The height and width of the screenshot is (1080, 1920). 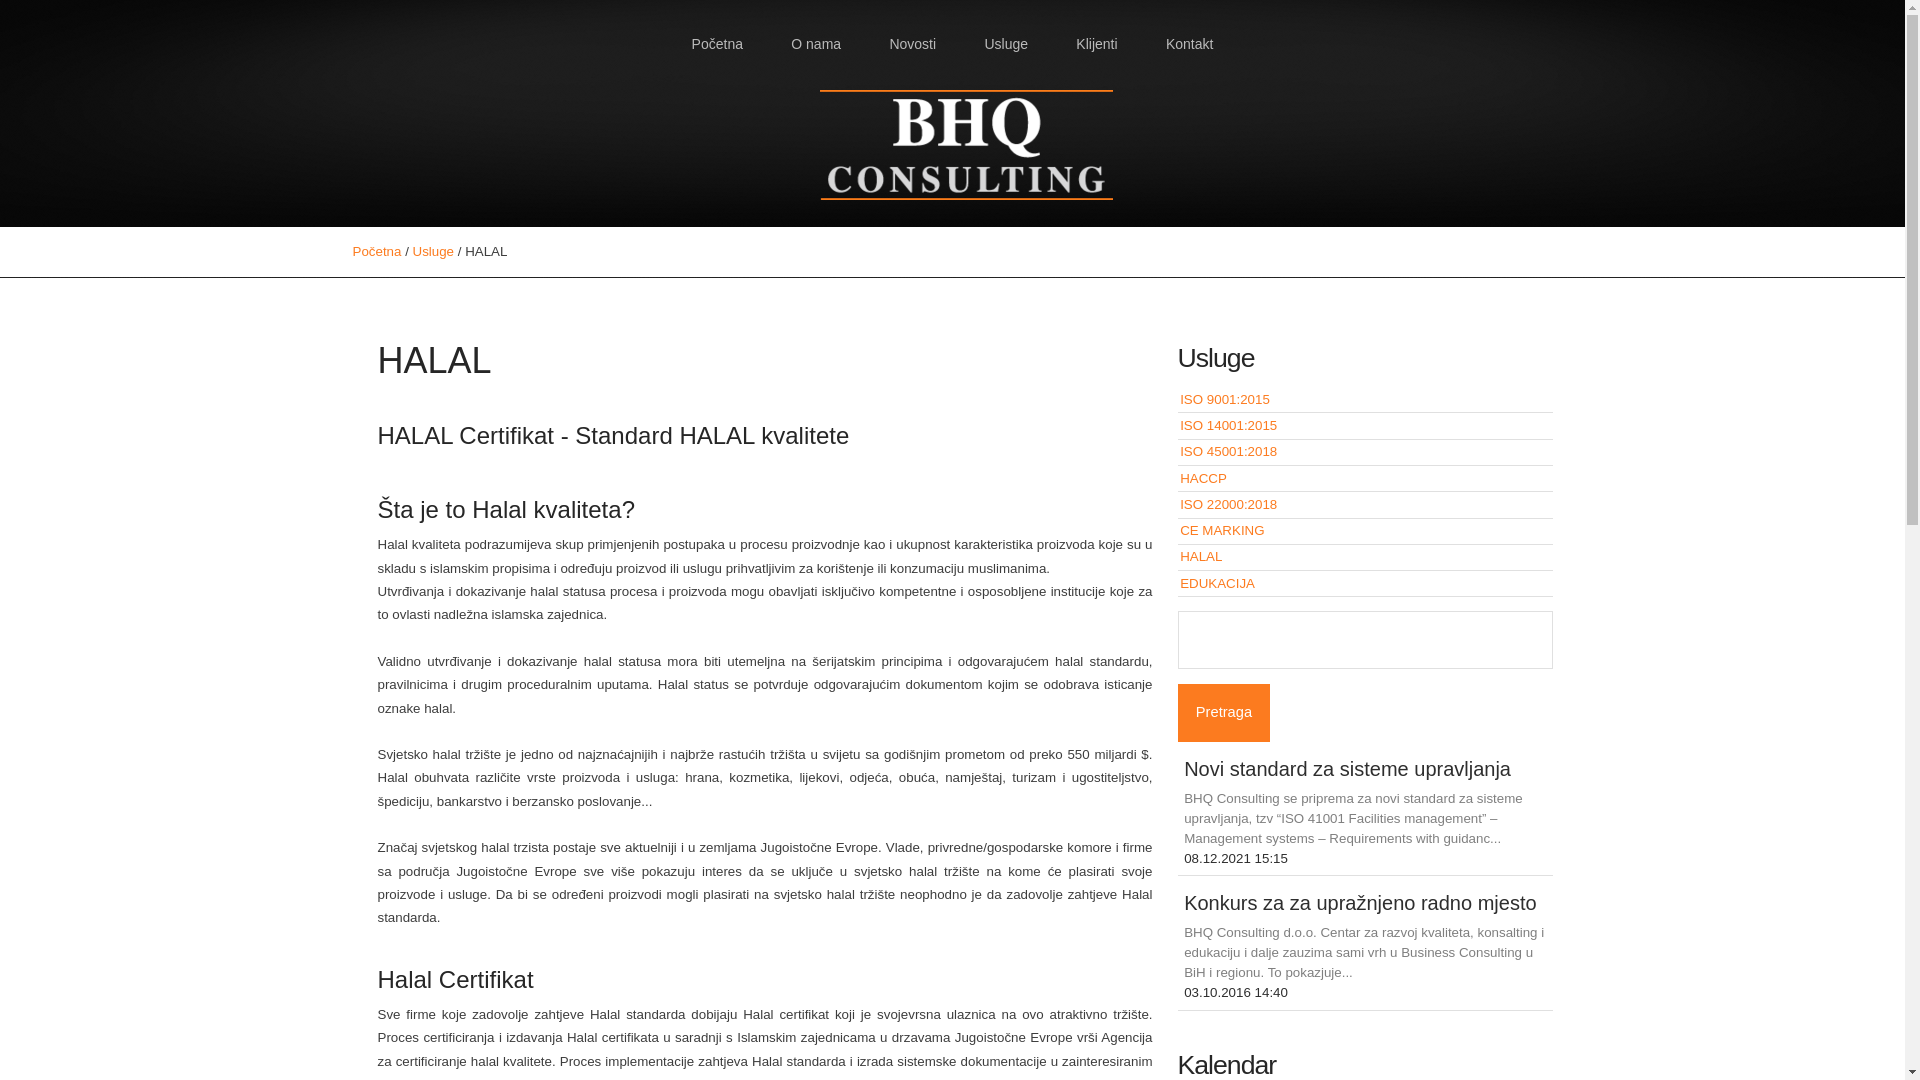 I want to click on 'O nama', so click(x=816, y=44).